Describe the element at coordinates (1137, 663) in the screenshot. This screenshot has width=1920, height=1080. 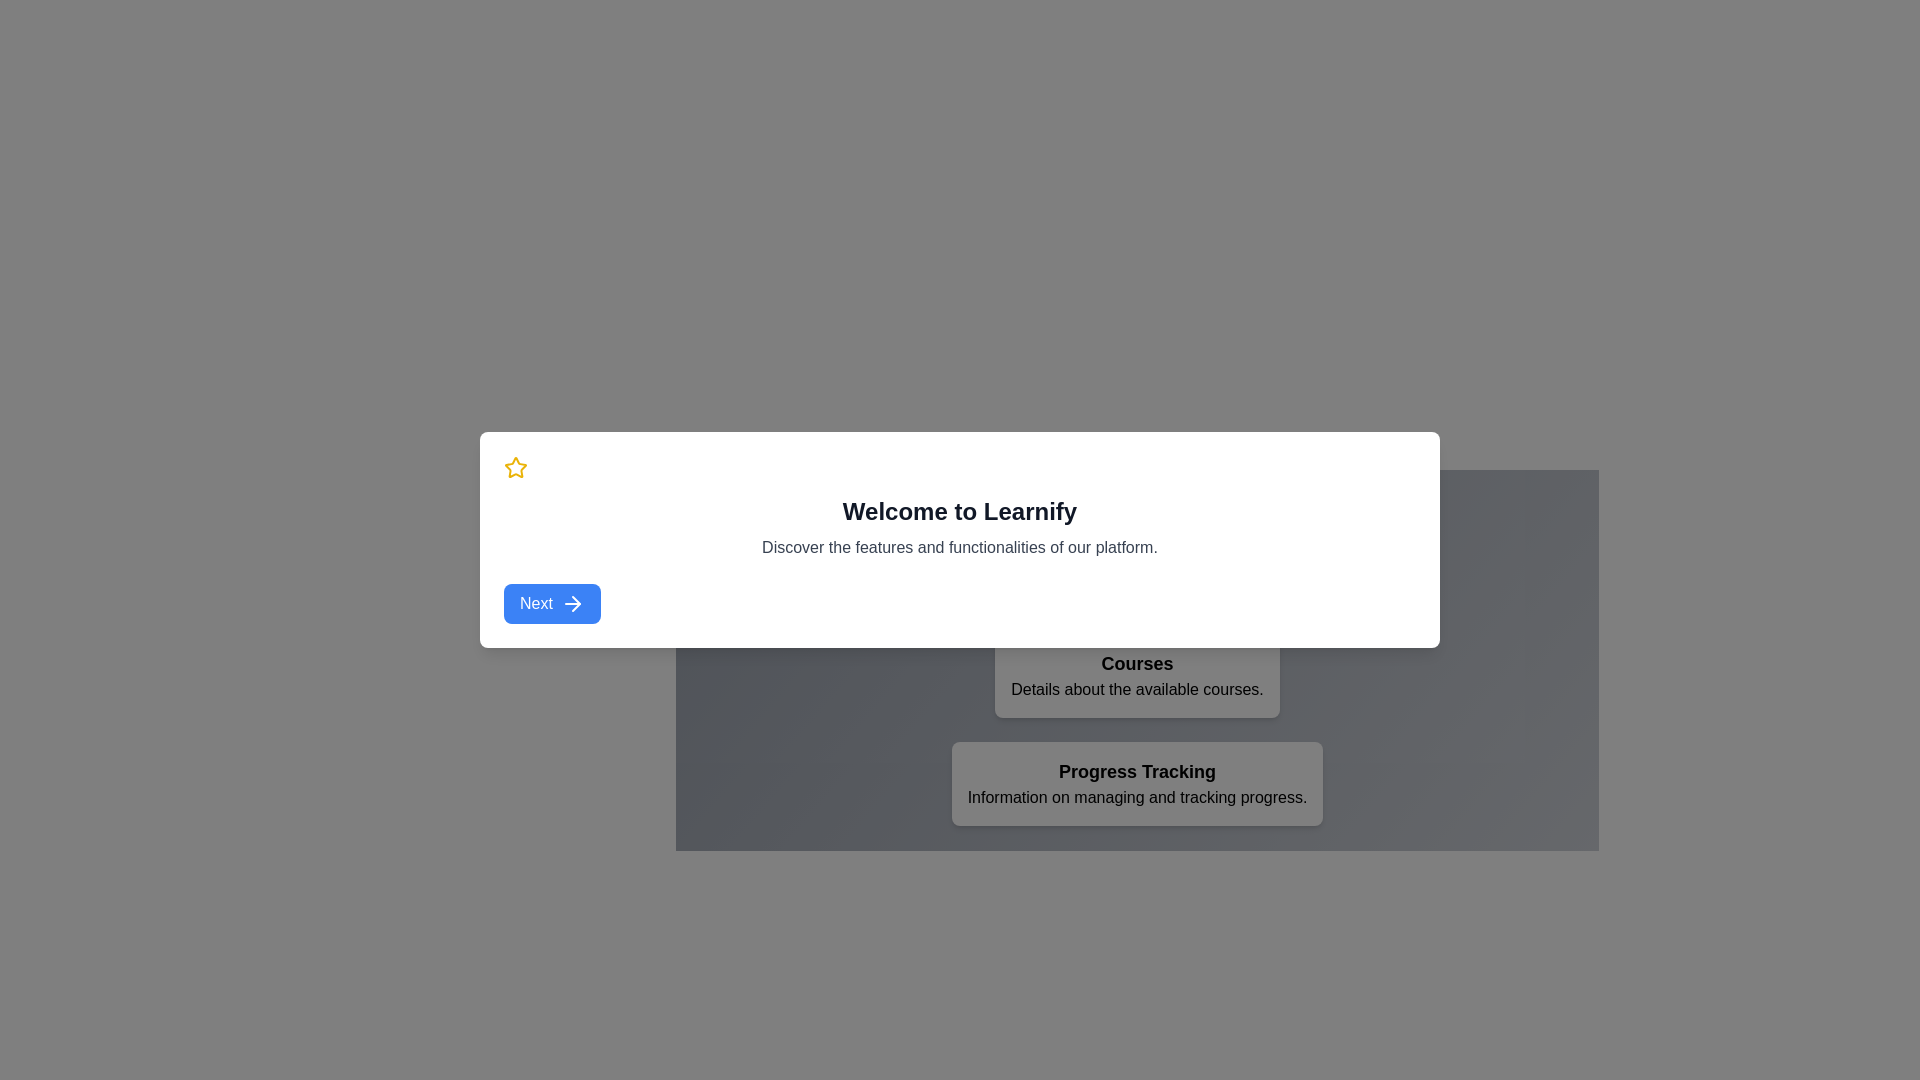
I see `text label located at the center of a white card with rounded corners, positioned above another text line within the card that provides details about available courses` at that location.